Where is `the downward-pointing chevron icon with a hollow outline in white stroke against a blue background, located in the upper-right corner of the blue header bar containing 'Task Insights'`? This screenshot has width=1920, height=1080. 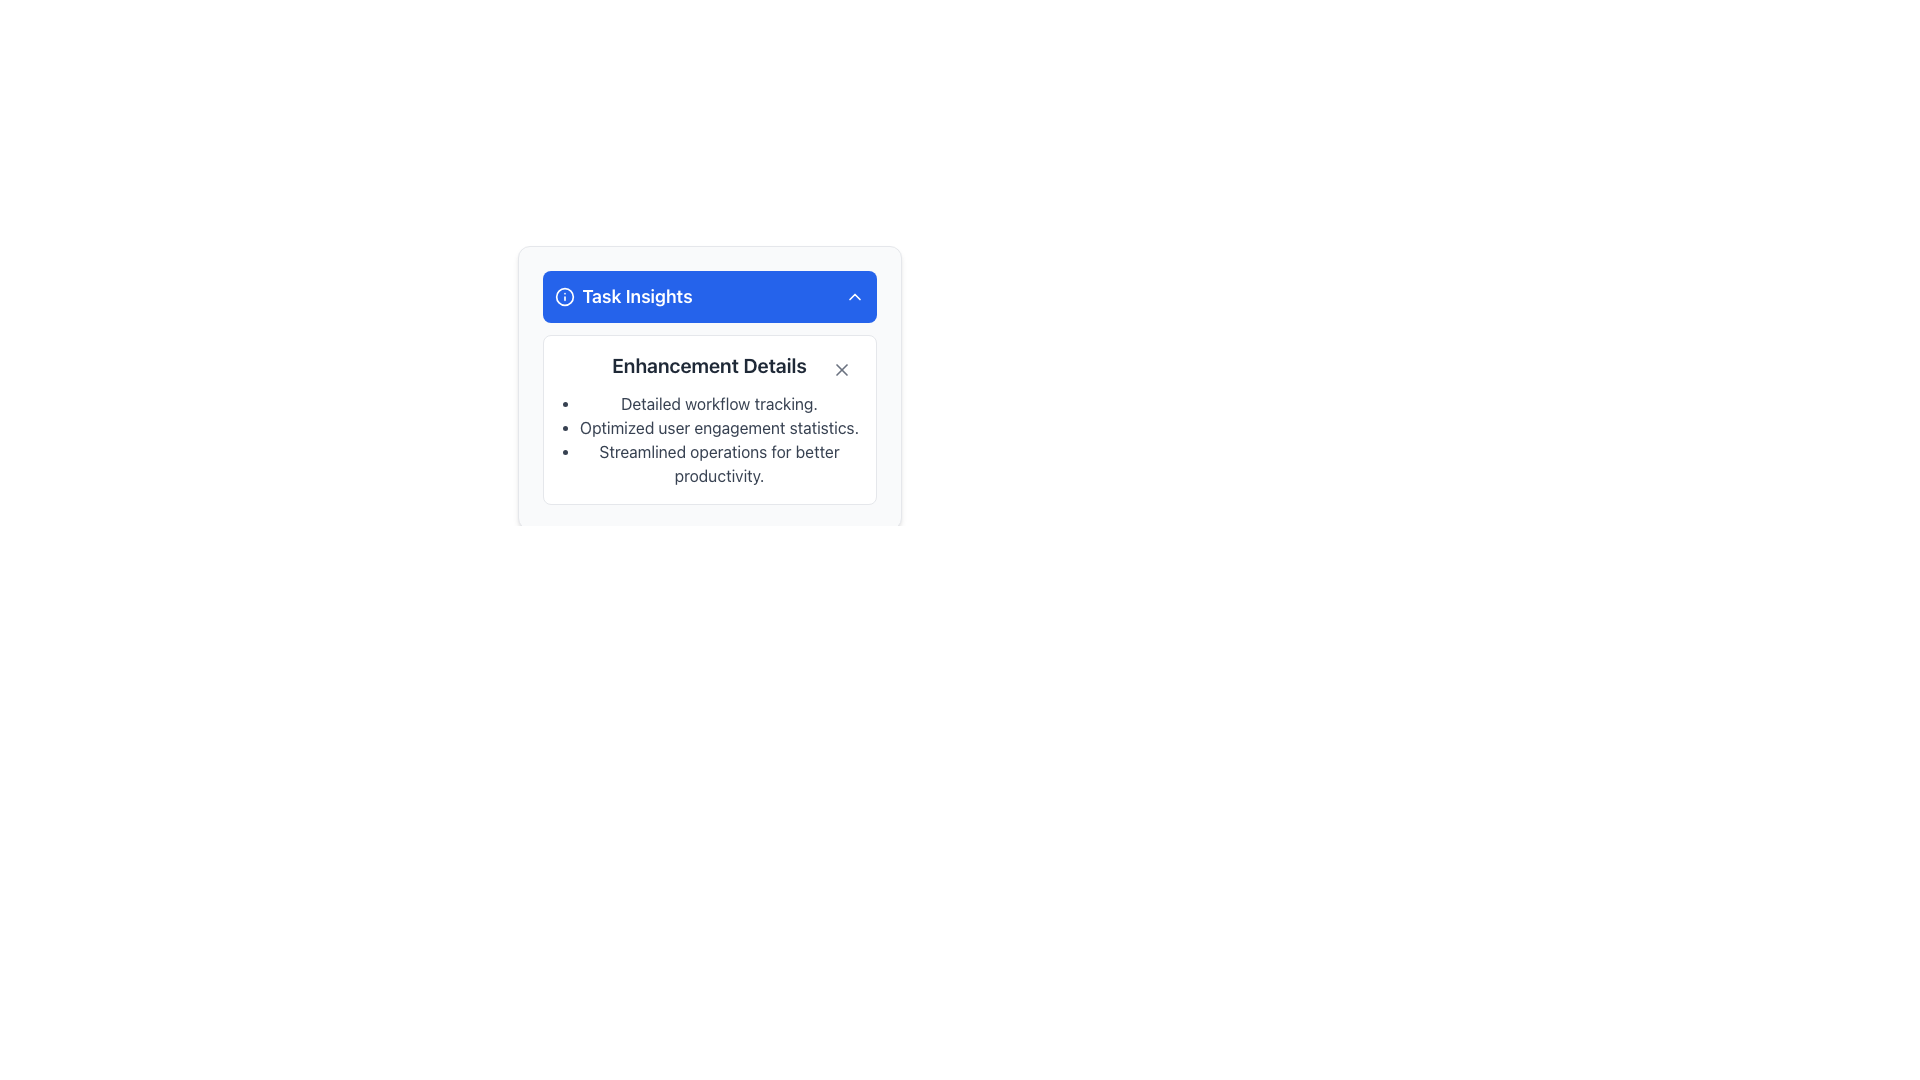
the downward-pointing chevron icon with a hollow outline in white stroke against a blue background, located in the upper-right corner of the blue header bar containing 'Task Insights' is located at coordinates (854, 297).